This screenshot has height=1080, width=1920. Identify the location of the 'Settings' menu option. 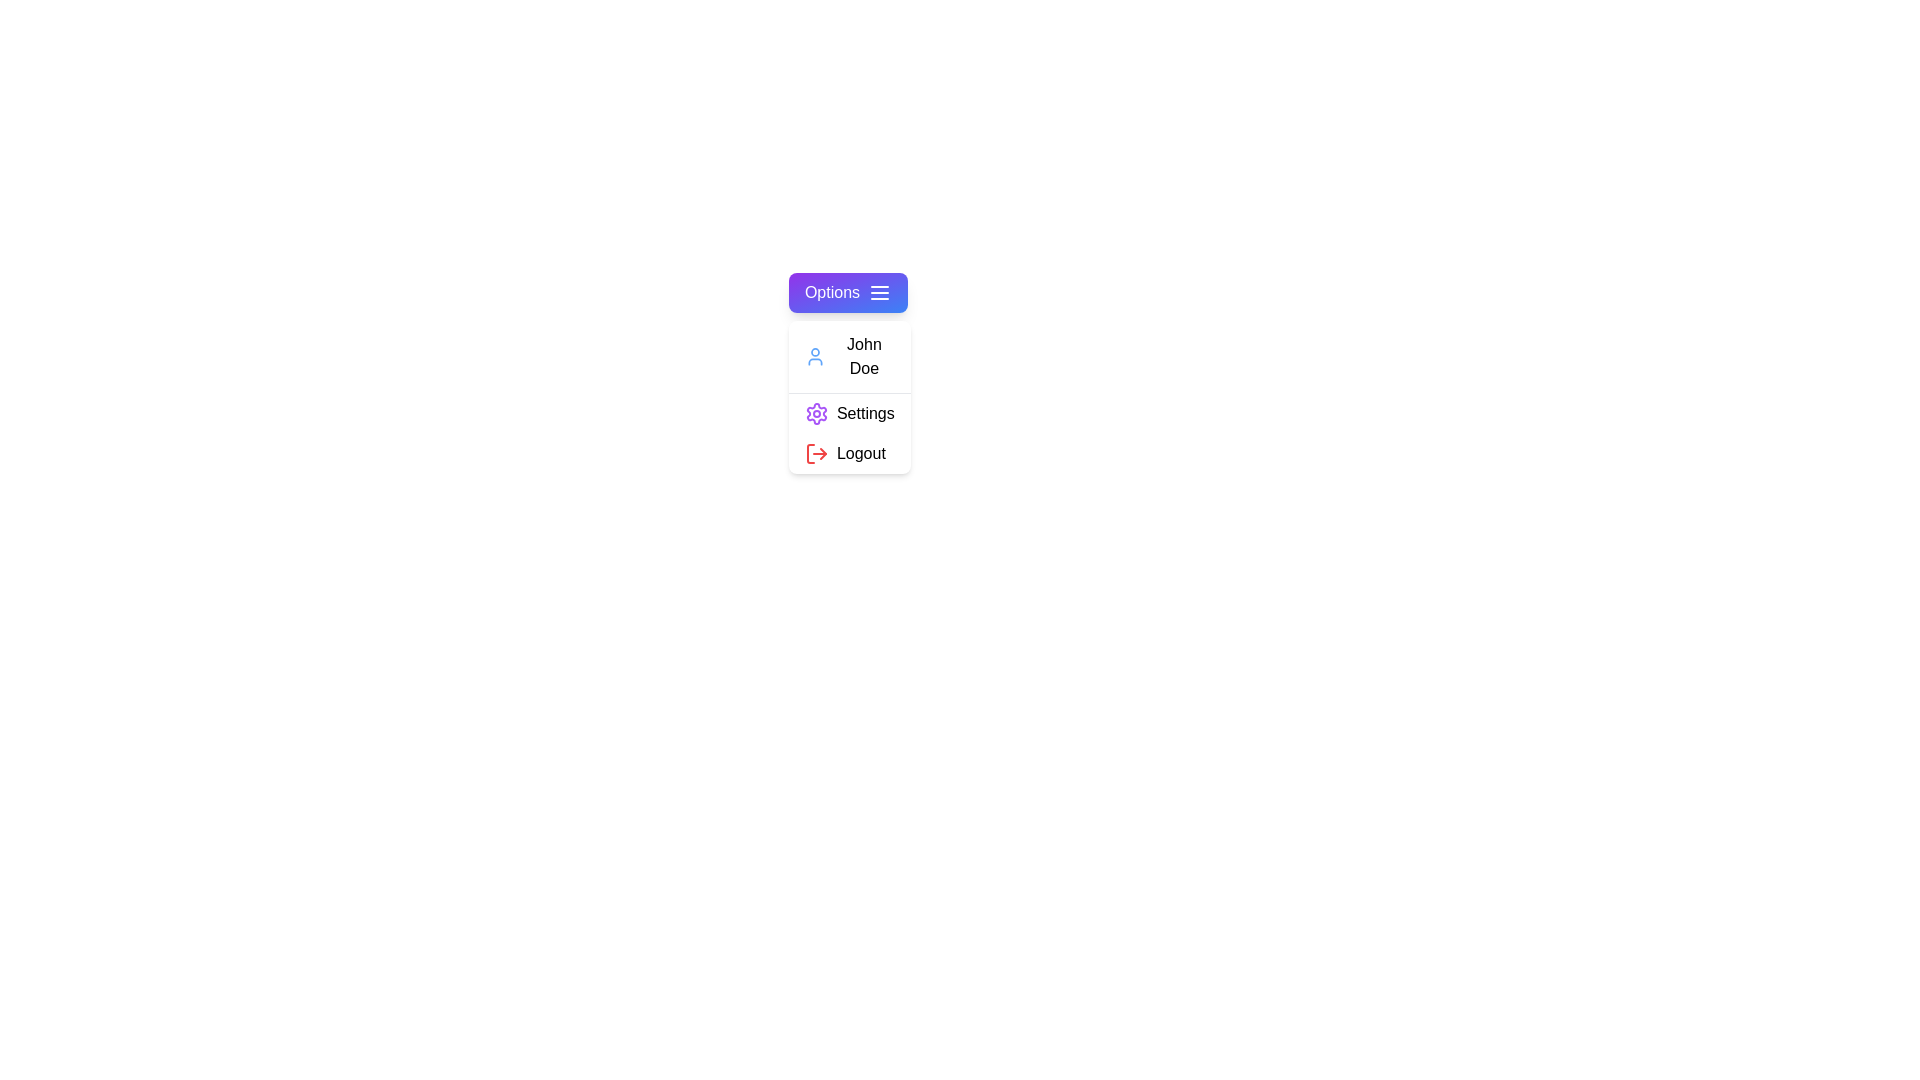
(849, 412).